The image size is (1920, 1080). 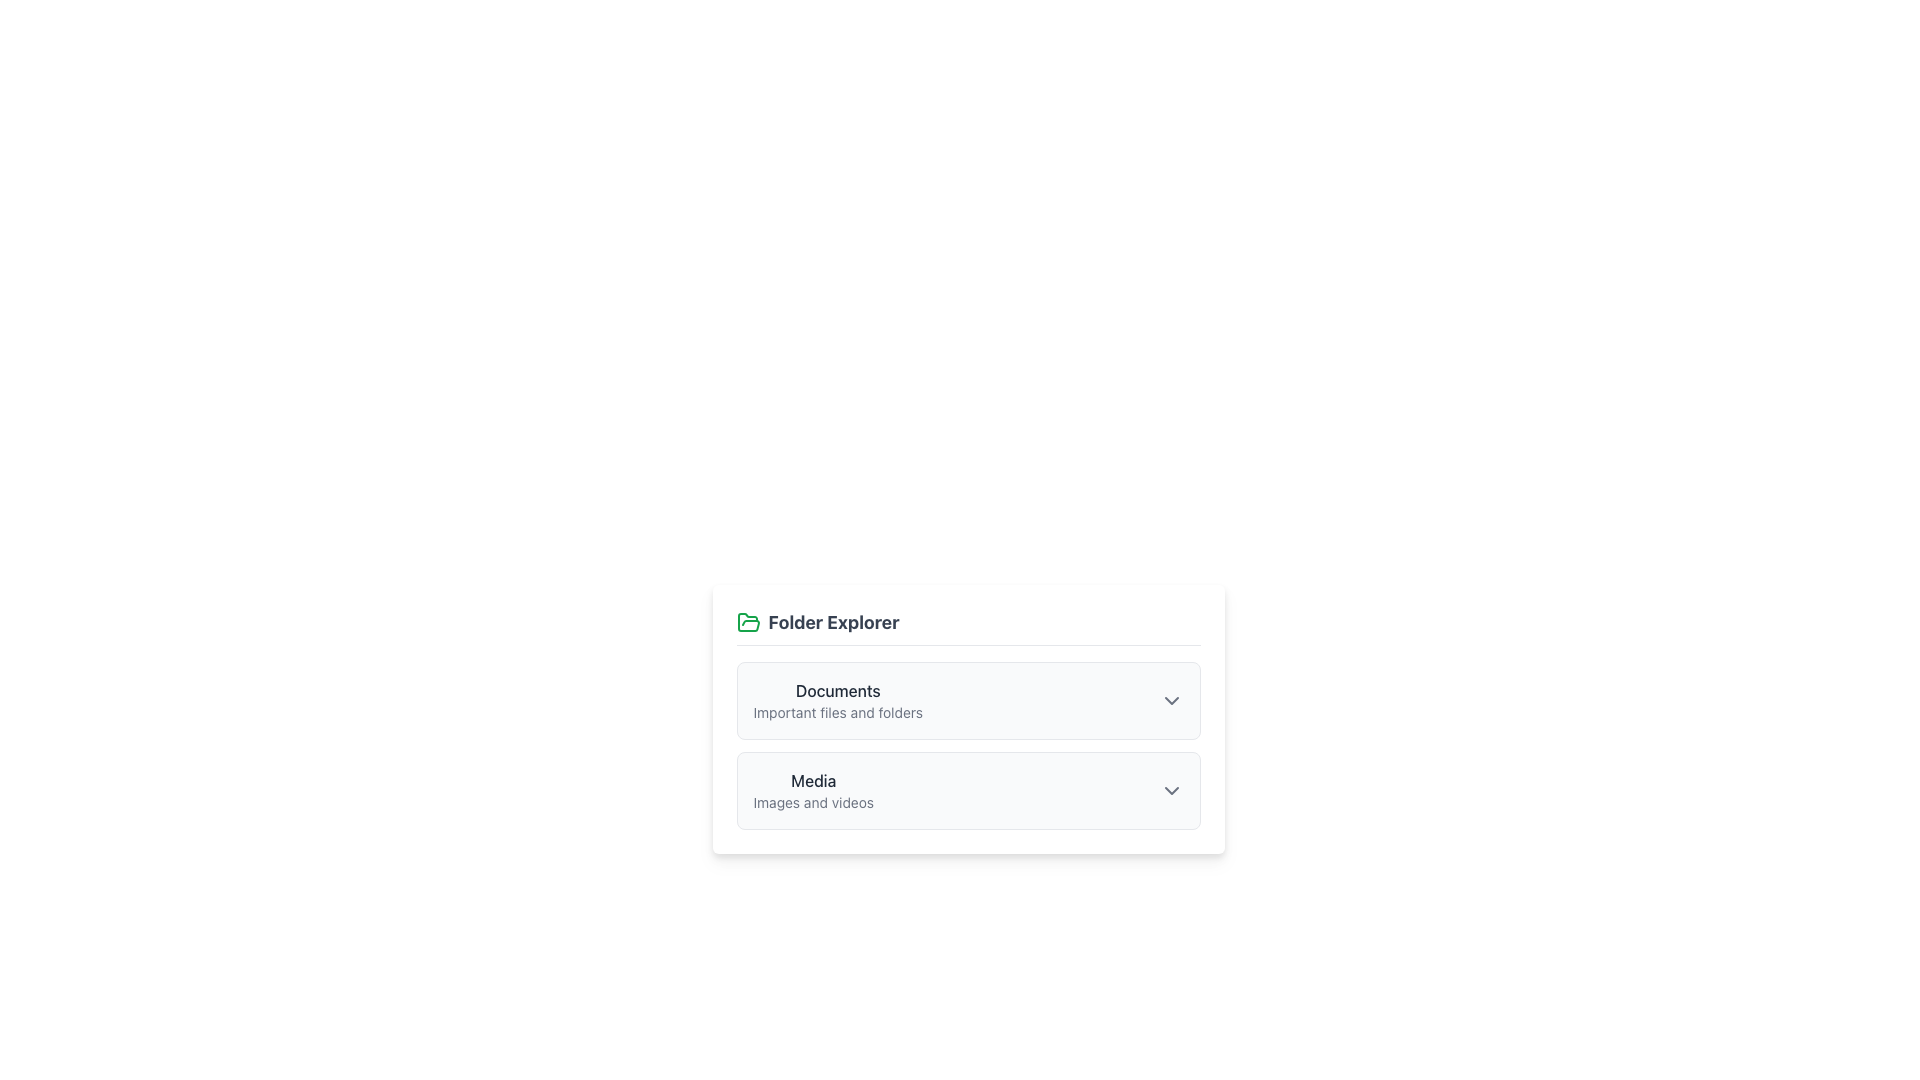 I want to click on the composite label component containing 'Media' and 'Images and videos', so click(x=813, y=789).